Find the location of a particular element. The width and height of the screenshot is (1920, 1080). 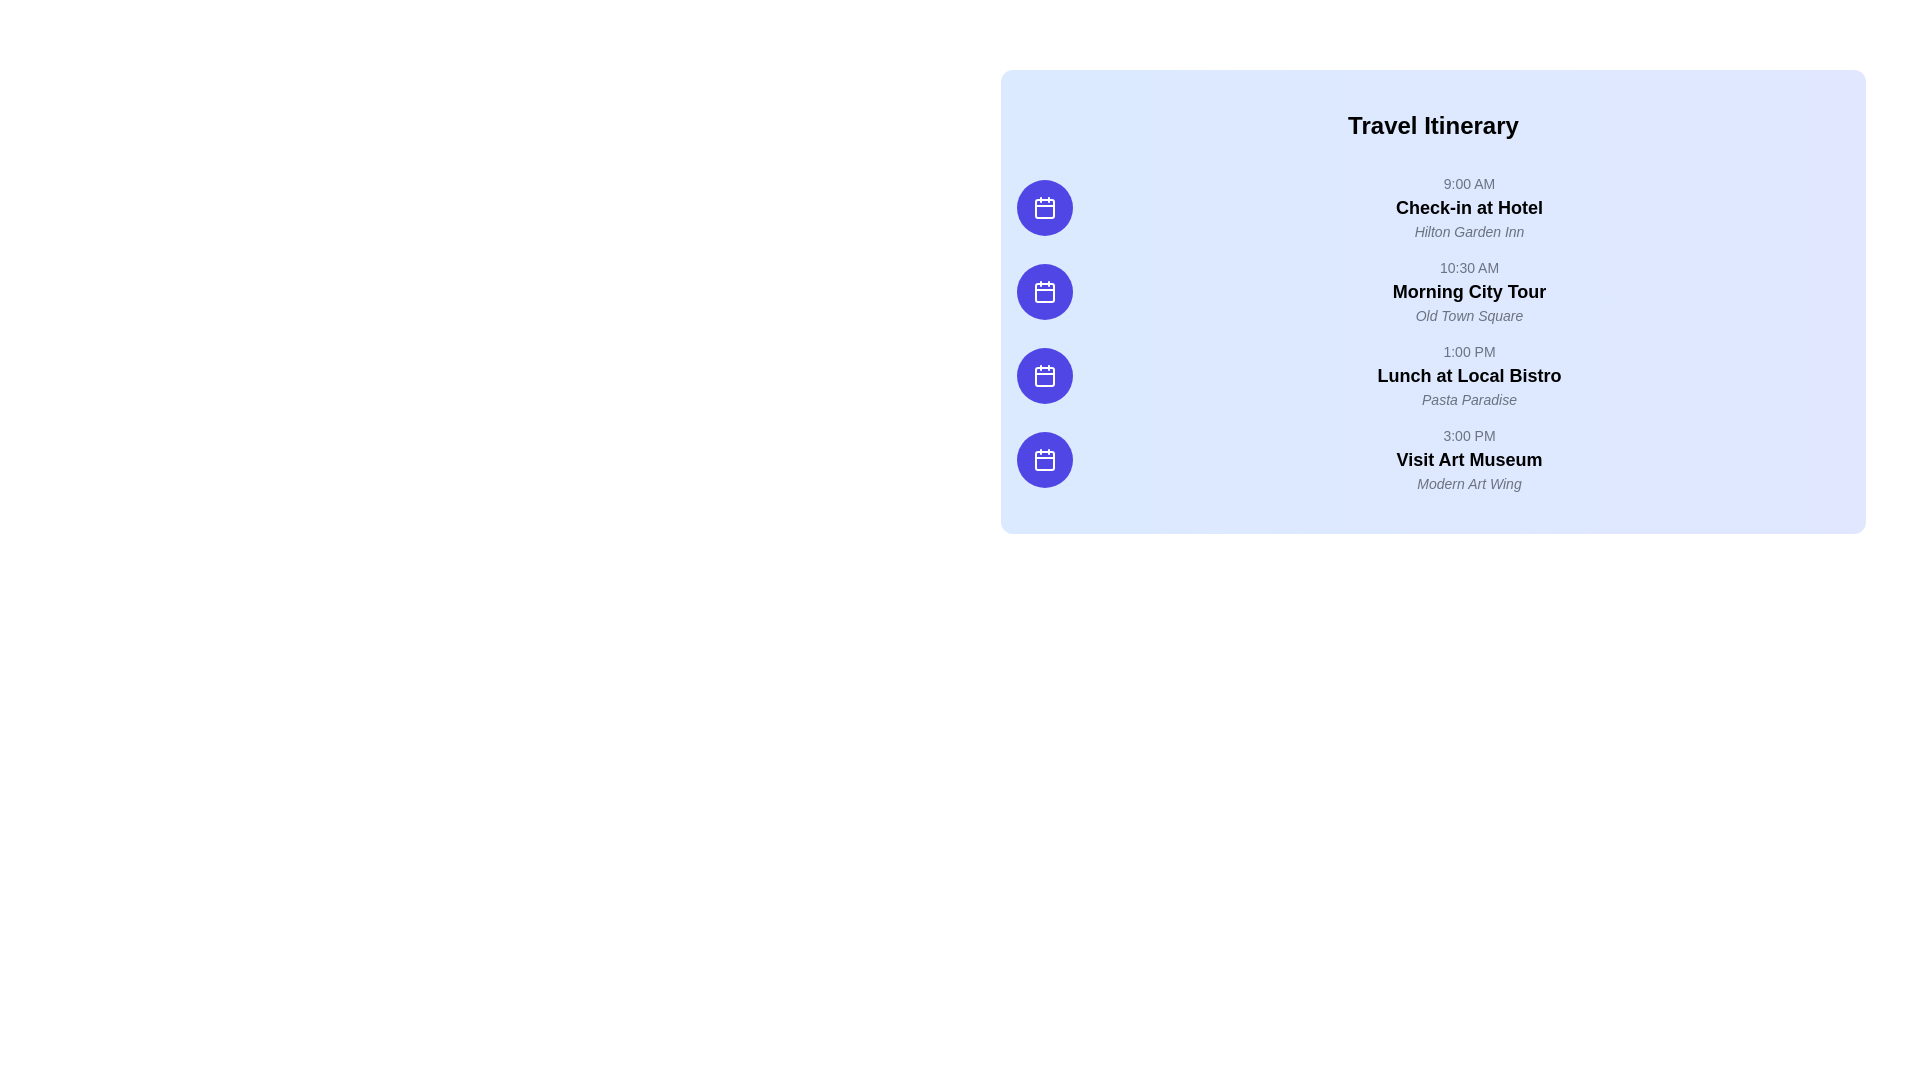

text label indicating the time for the 'Lunch at Local Bistro' activity, which is located in the third time slot of the itinerary list is located at coordinates (1469, 350).